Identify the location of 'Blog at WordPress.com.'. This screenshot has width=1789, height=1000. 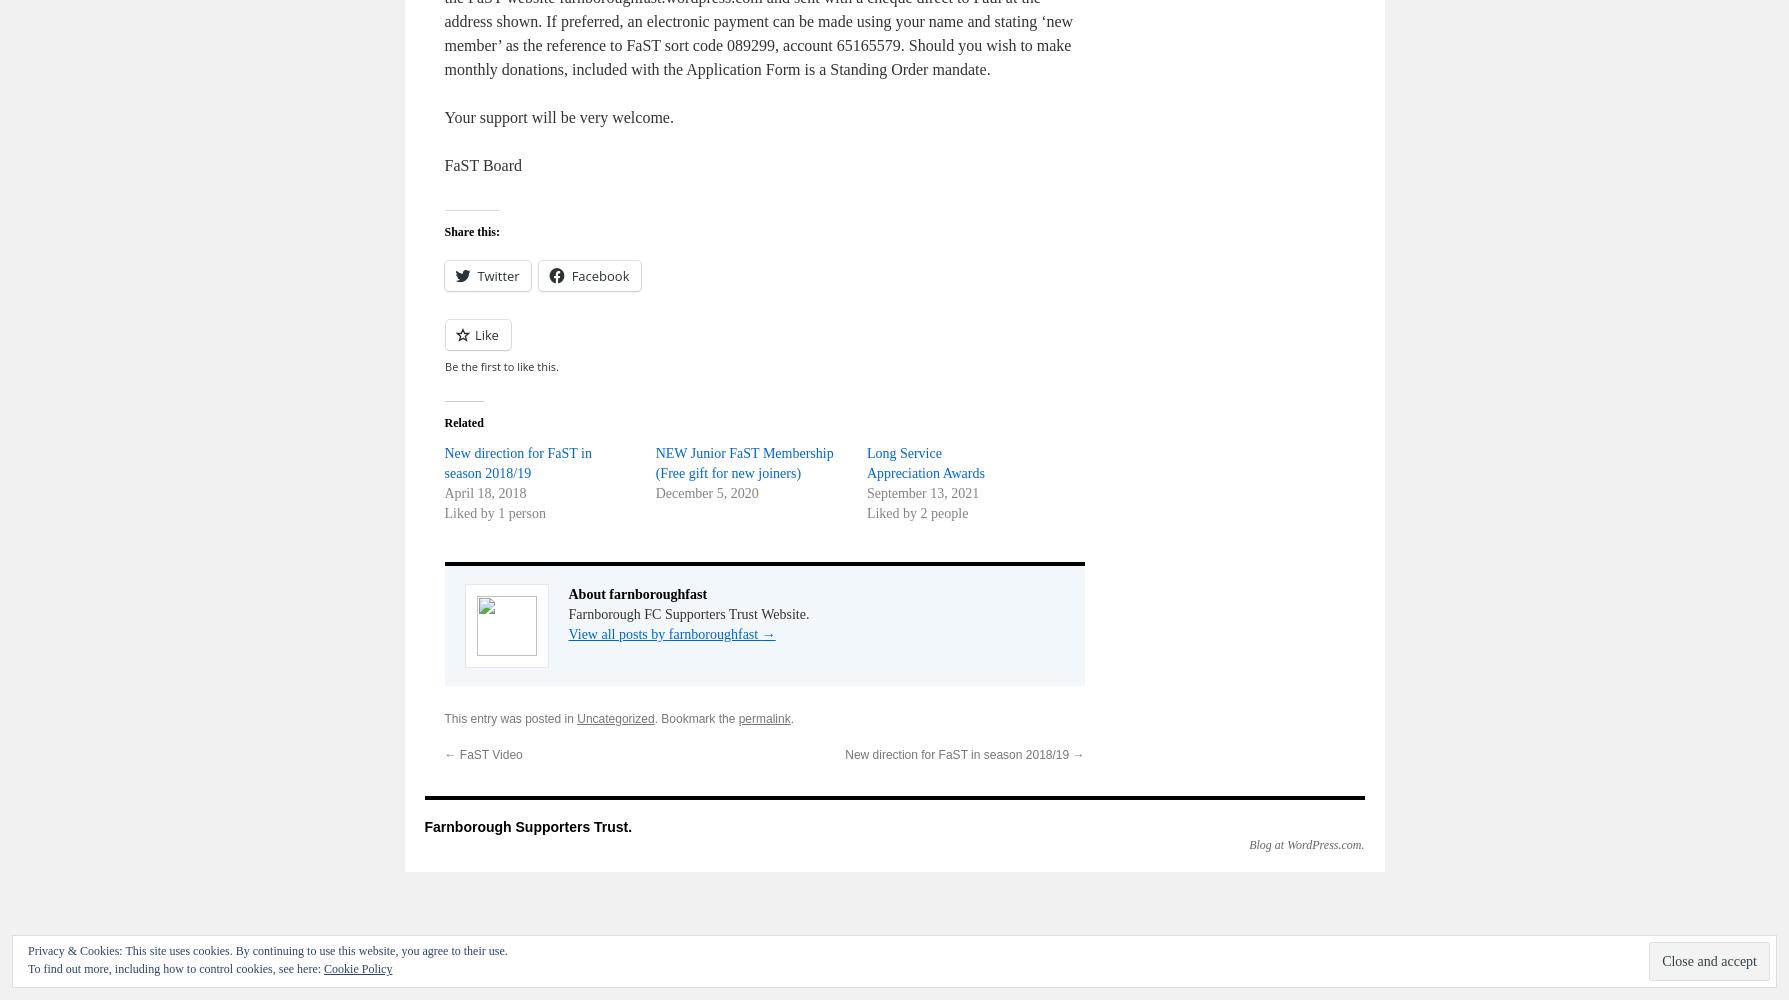
(1306, 844).